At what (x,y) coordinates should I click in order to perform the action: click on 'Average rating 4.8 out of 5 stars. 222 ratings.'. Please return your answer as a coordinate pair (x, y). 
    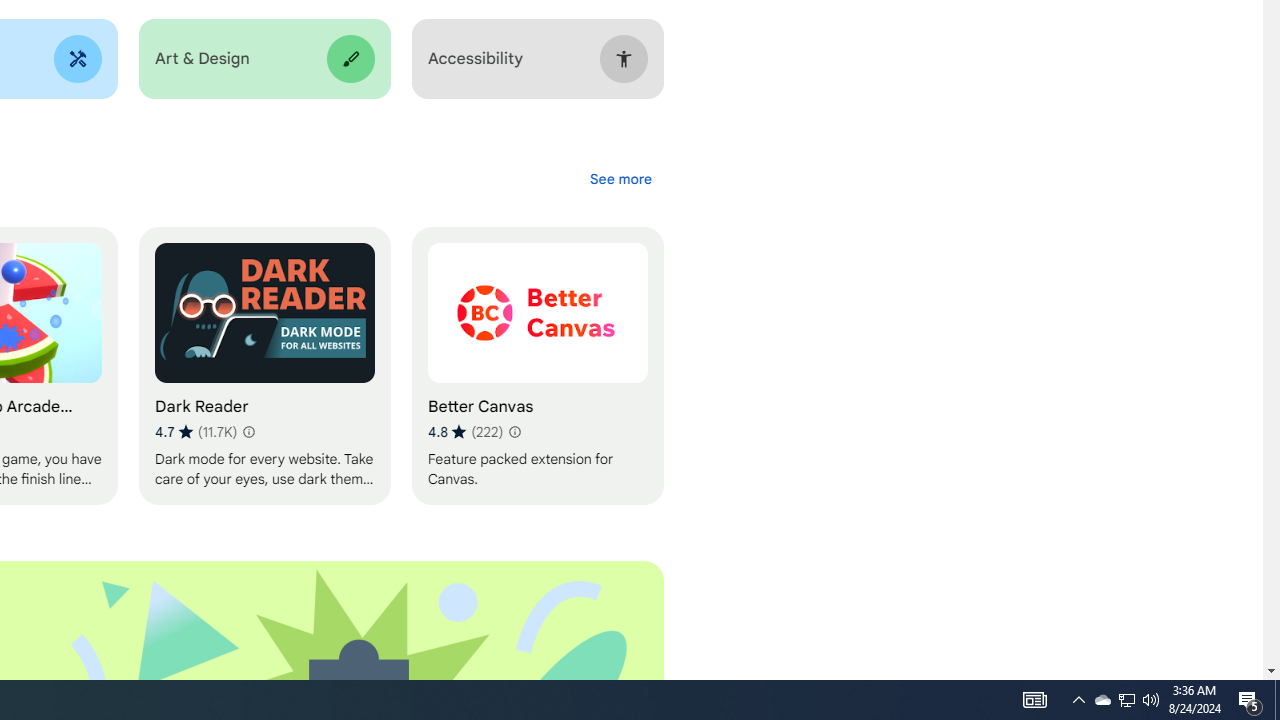
    Looking at the image, I should click on (464, 431).